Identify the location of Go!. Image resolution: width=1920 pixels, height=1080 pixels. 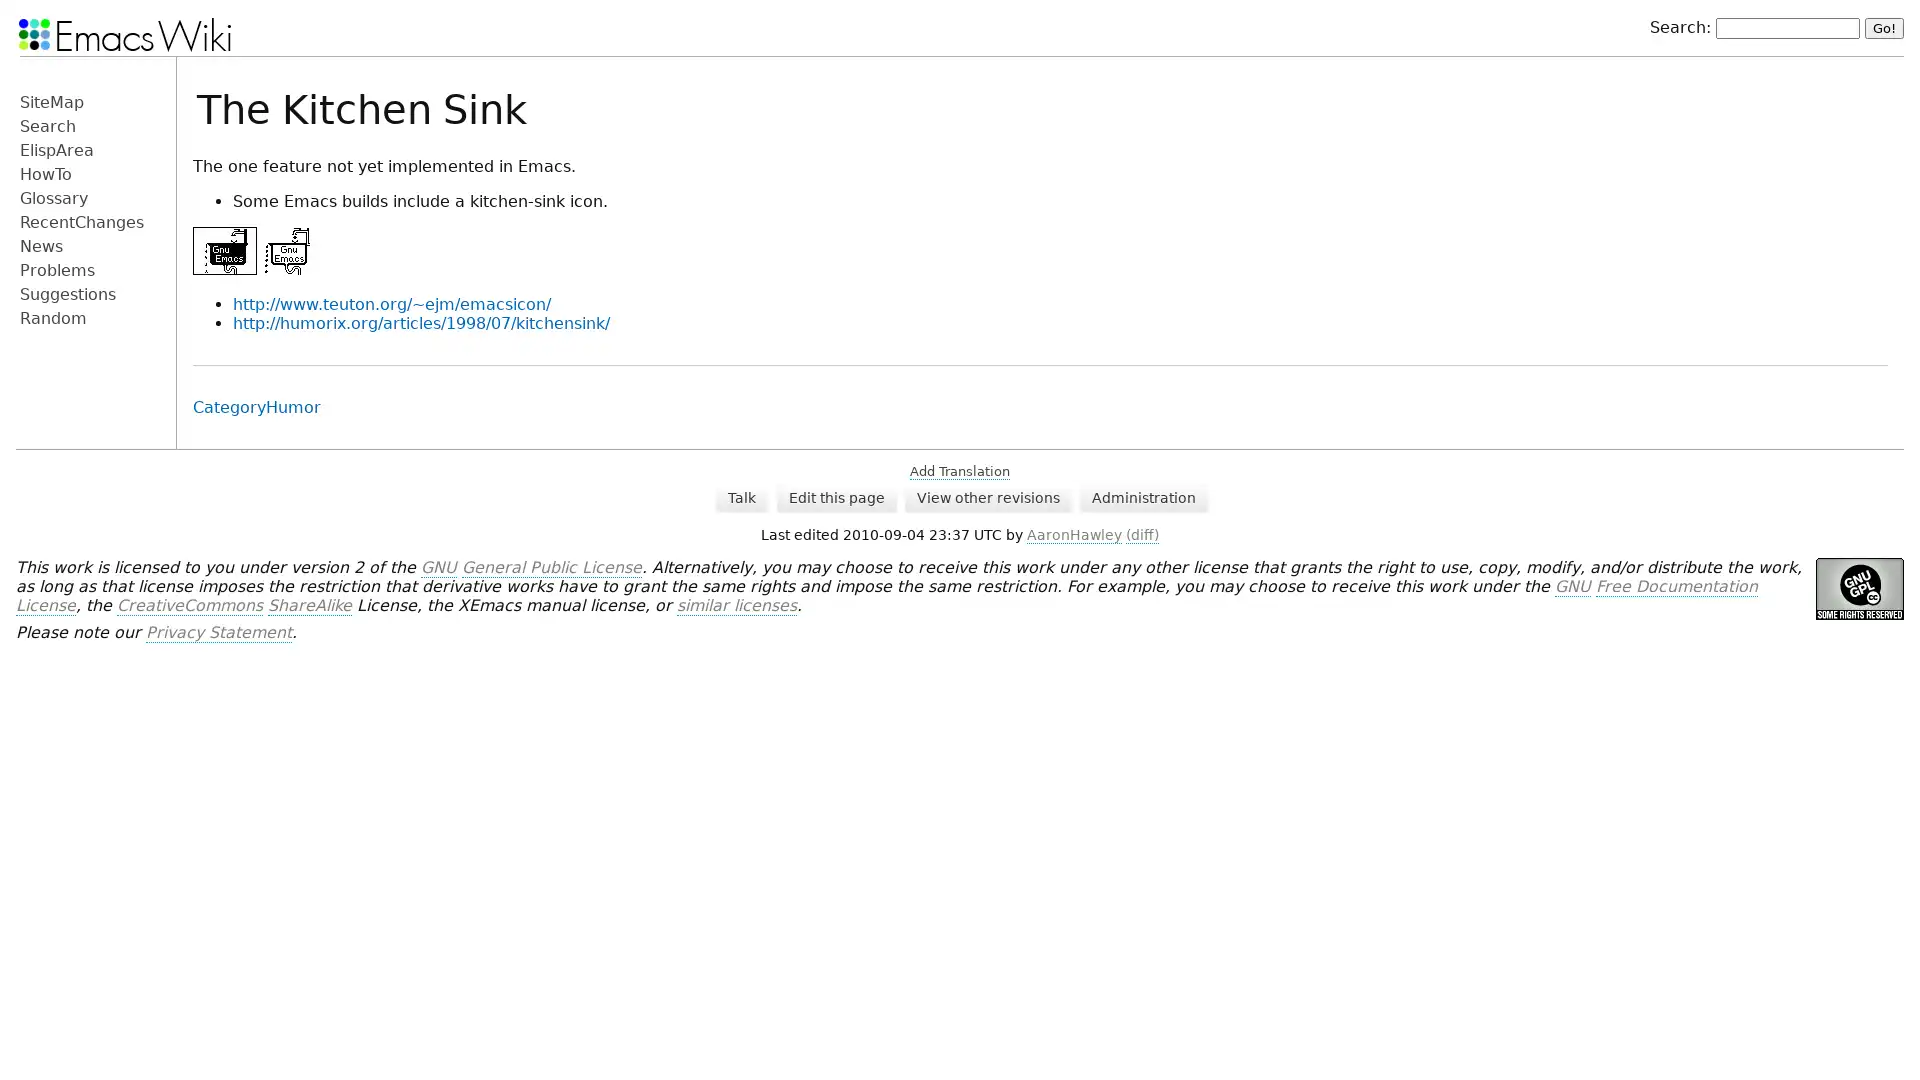
(1883, 27).